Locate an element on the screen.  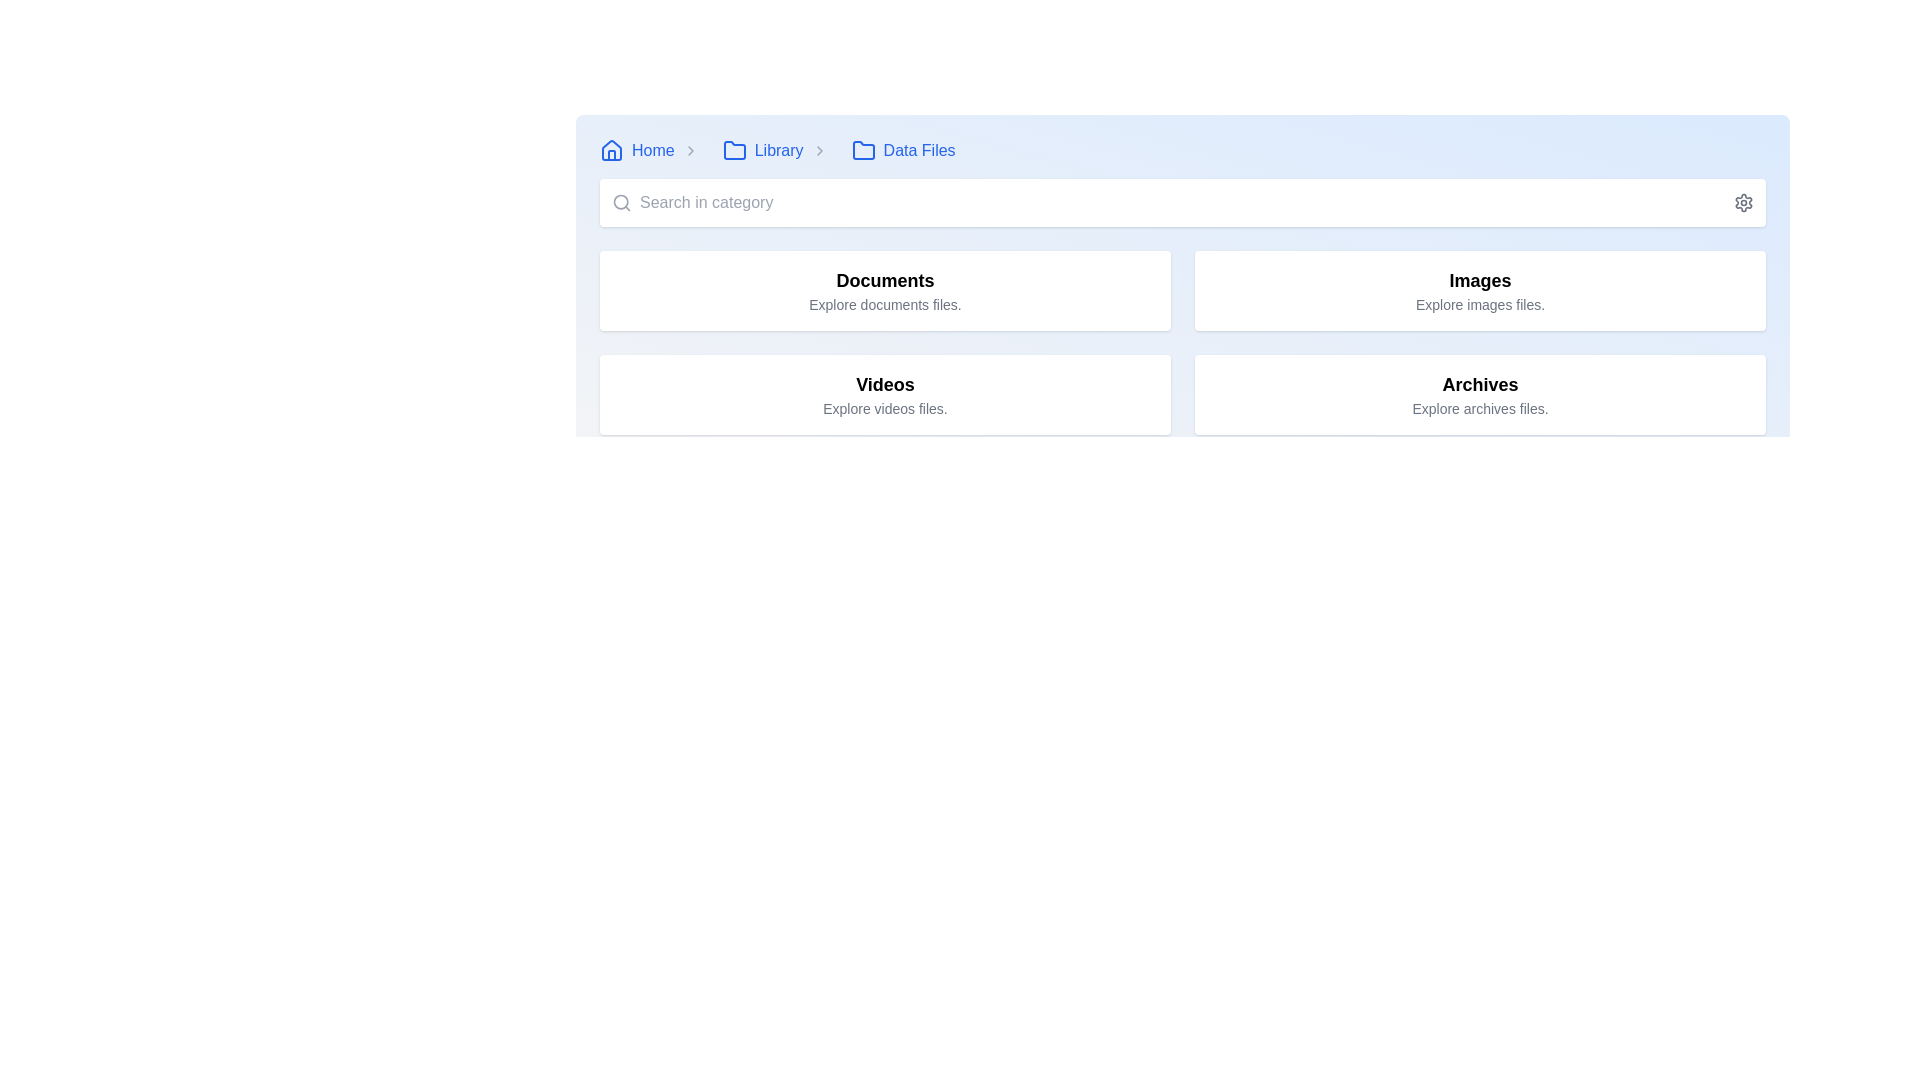
the third item in the breadcrumb navigation, which indicates the current location and precedes the 'Data Files' link is located at coordinates (778, 149).